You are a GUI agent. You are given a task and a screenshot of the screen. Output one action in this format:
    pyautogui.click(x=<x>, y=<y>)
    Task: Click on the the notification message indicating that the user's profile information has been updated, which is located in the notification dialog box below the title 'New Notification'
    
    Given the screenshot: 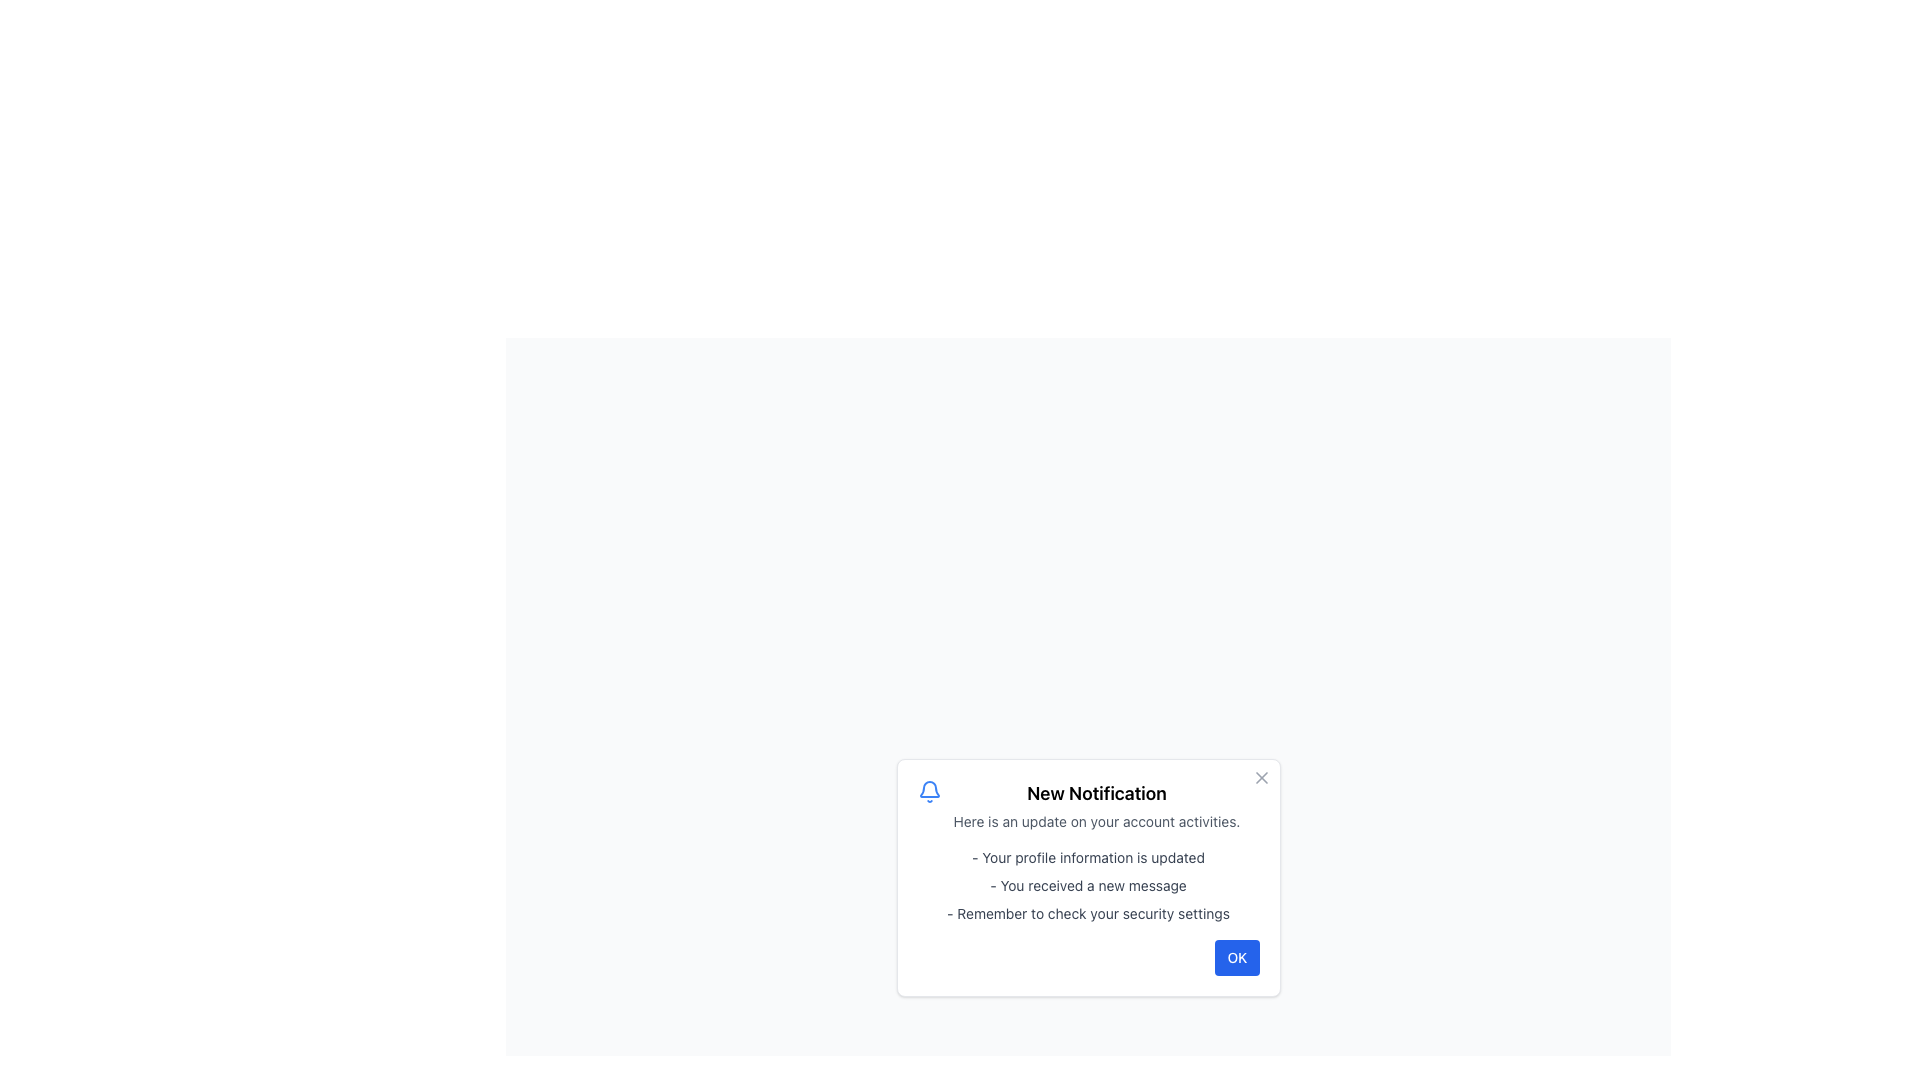 What is the action you would take?
    pyautogui.click(x=1087, y=856)
    